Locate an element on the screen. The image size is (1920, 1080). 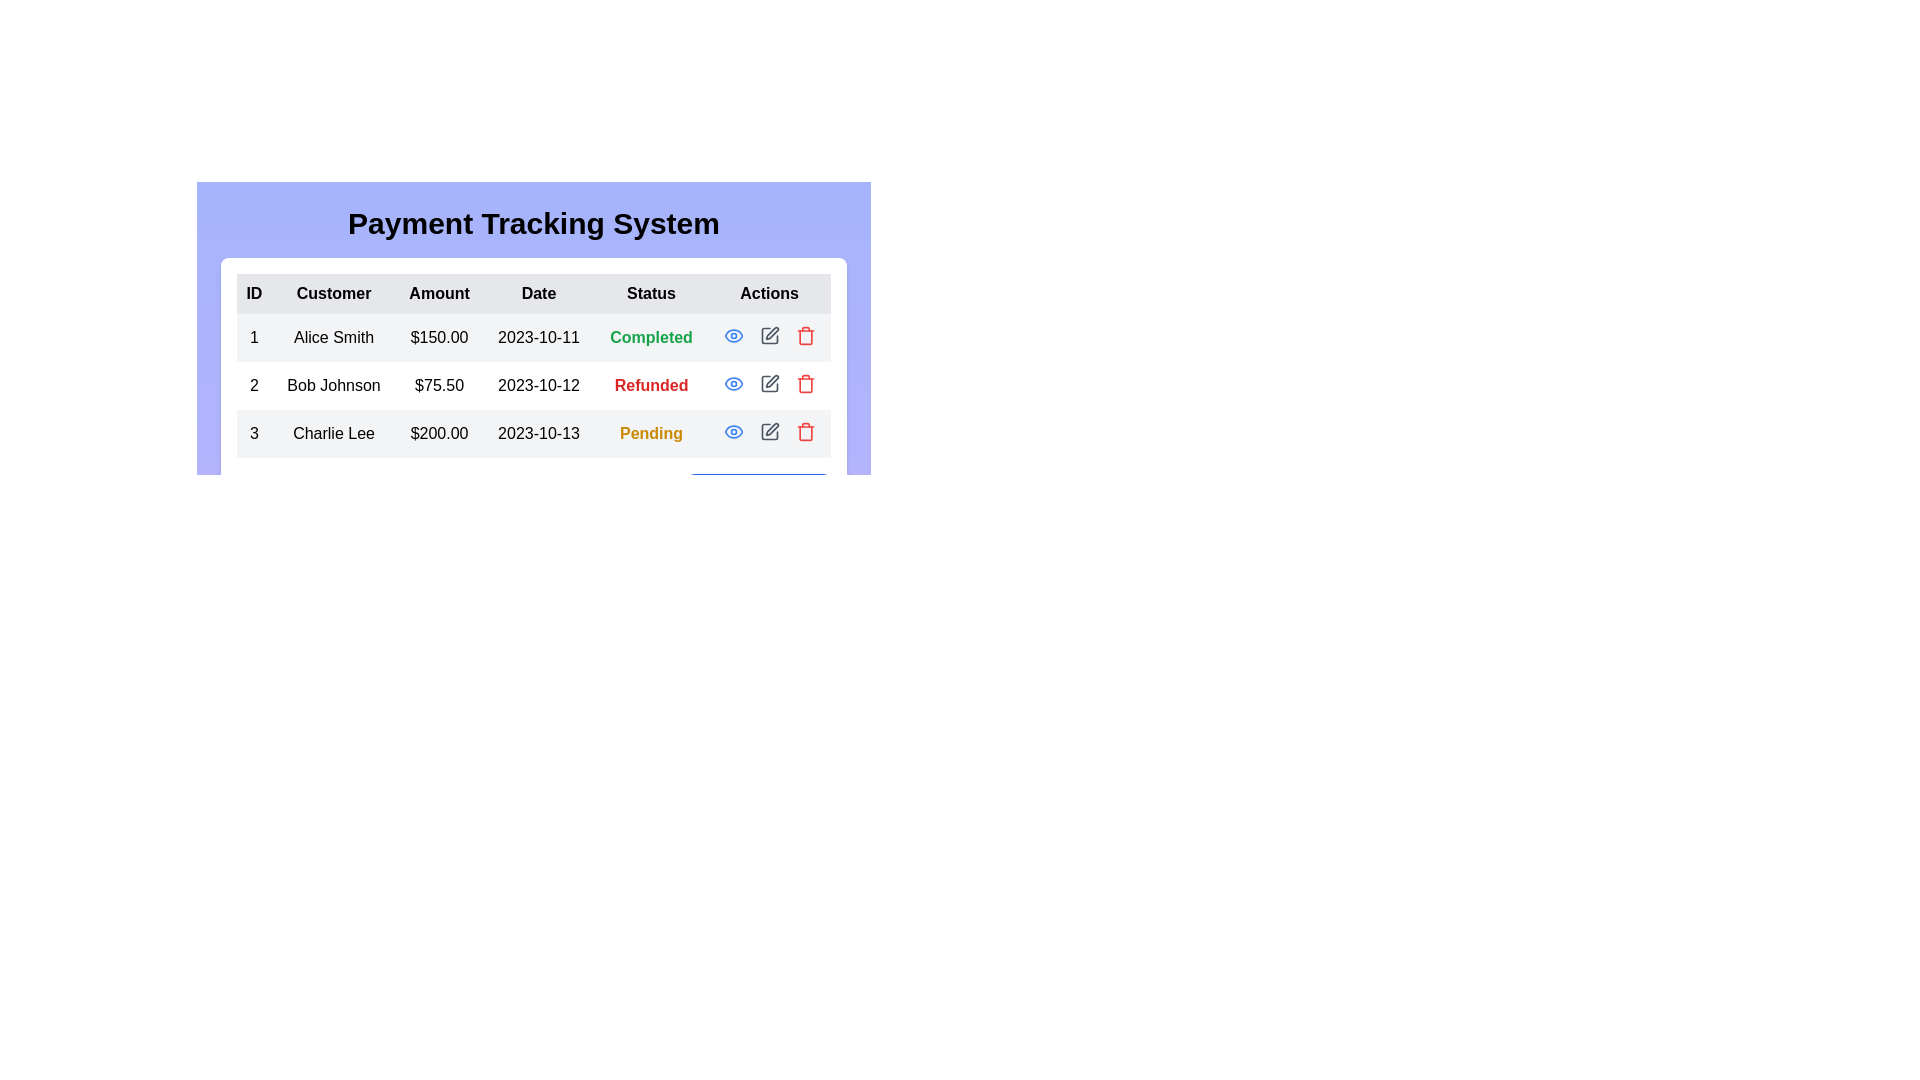
the 'Completed' status label for customer 'Alice Smith', which is displayed in bold green font in the 'Status' column of the table is located at coordinates (651, 337).